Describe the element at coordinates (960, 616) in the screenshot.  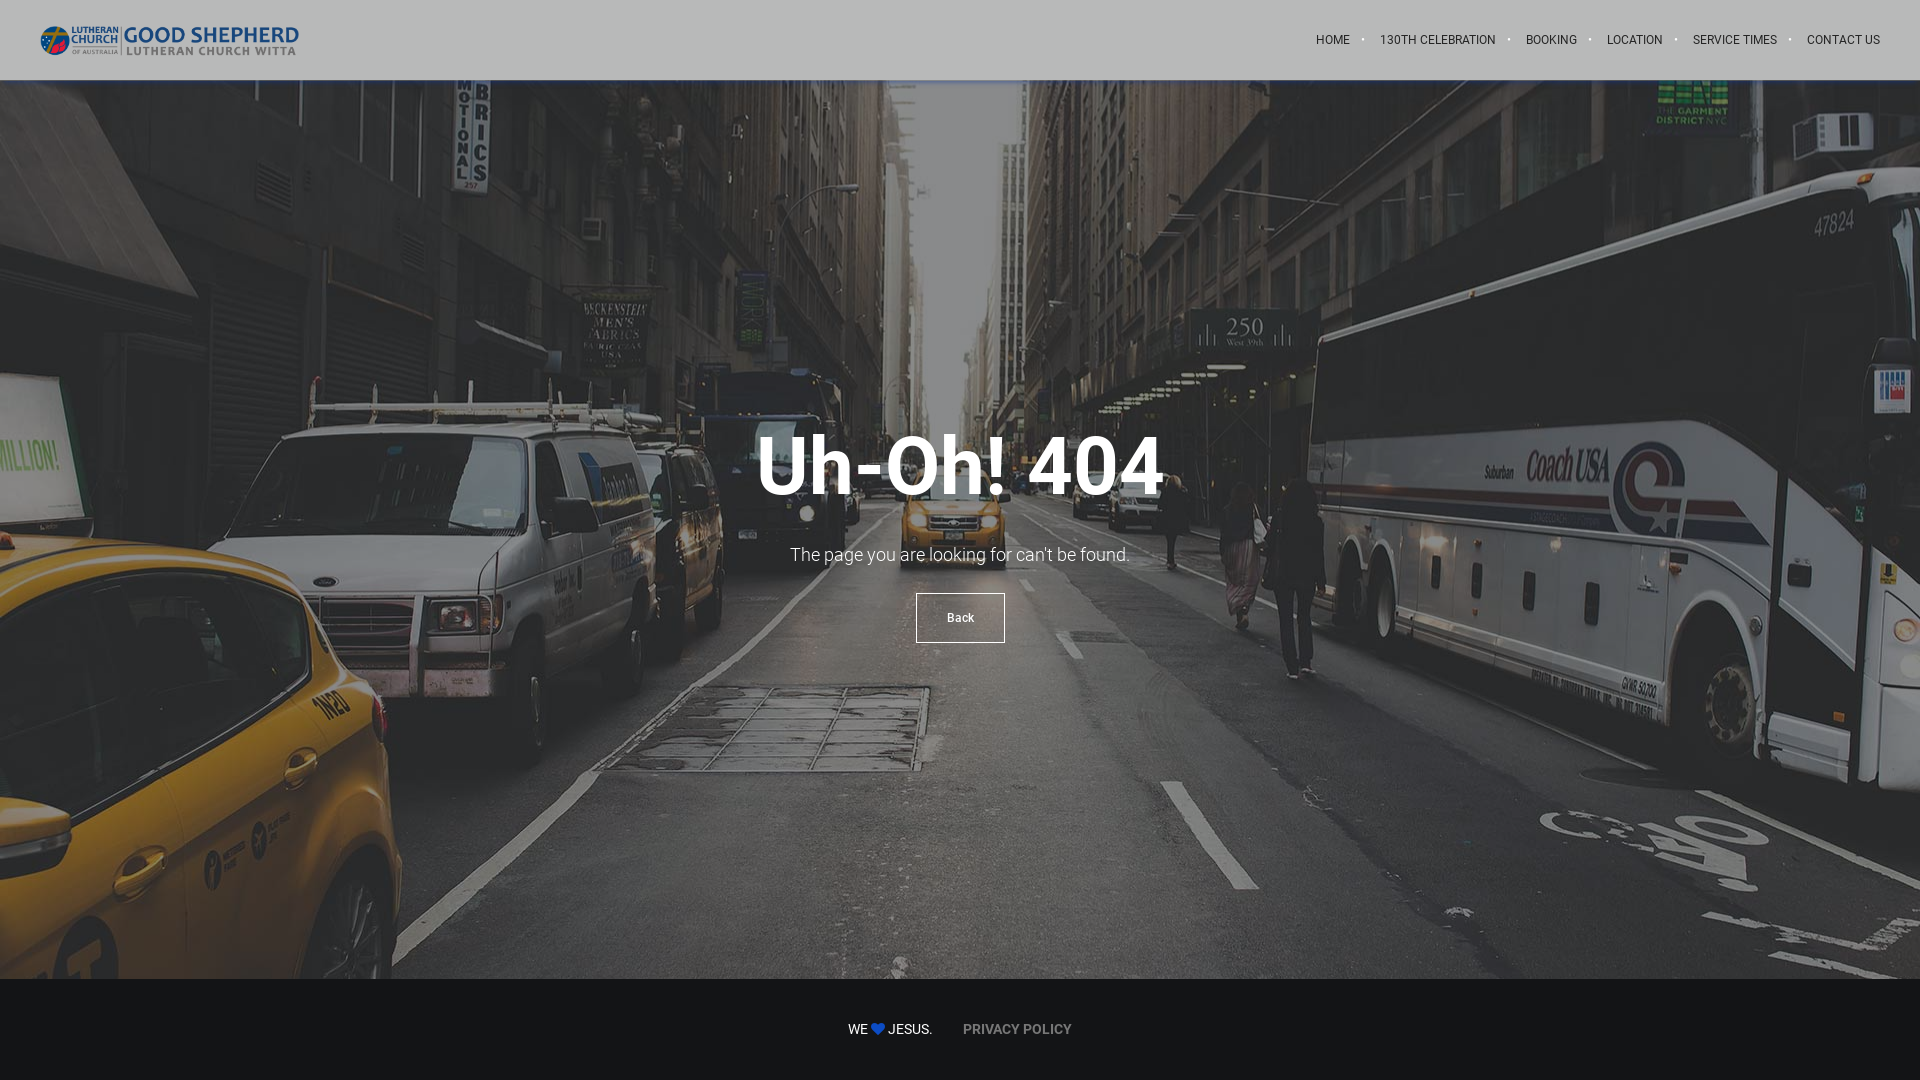
I see `'Back'` at that location.